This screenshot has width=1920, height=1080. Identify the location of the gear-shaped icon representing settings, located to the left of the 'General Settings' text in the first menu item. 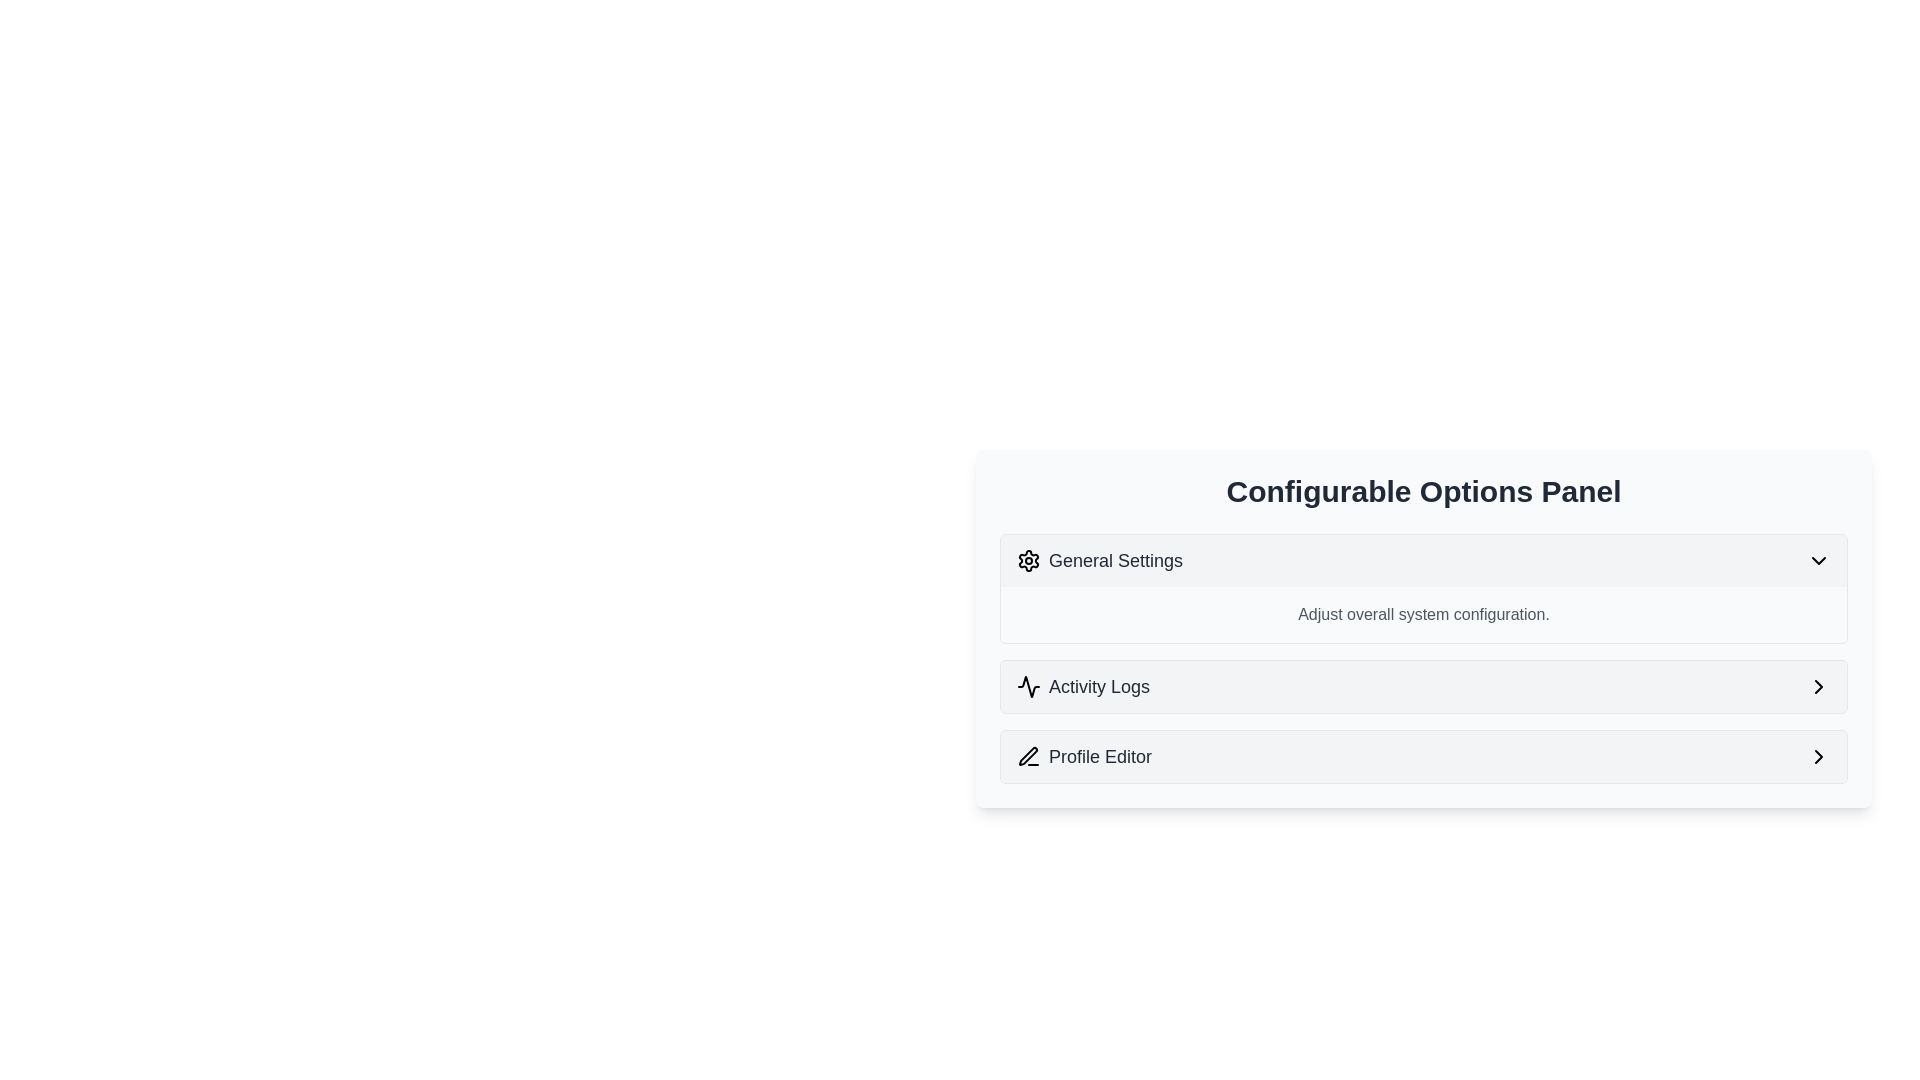
(1028, 560).